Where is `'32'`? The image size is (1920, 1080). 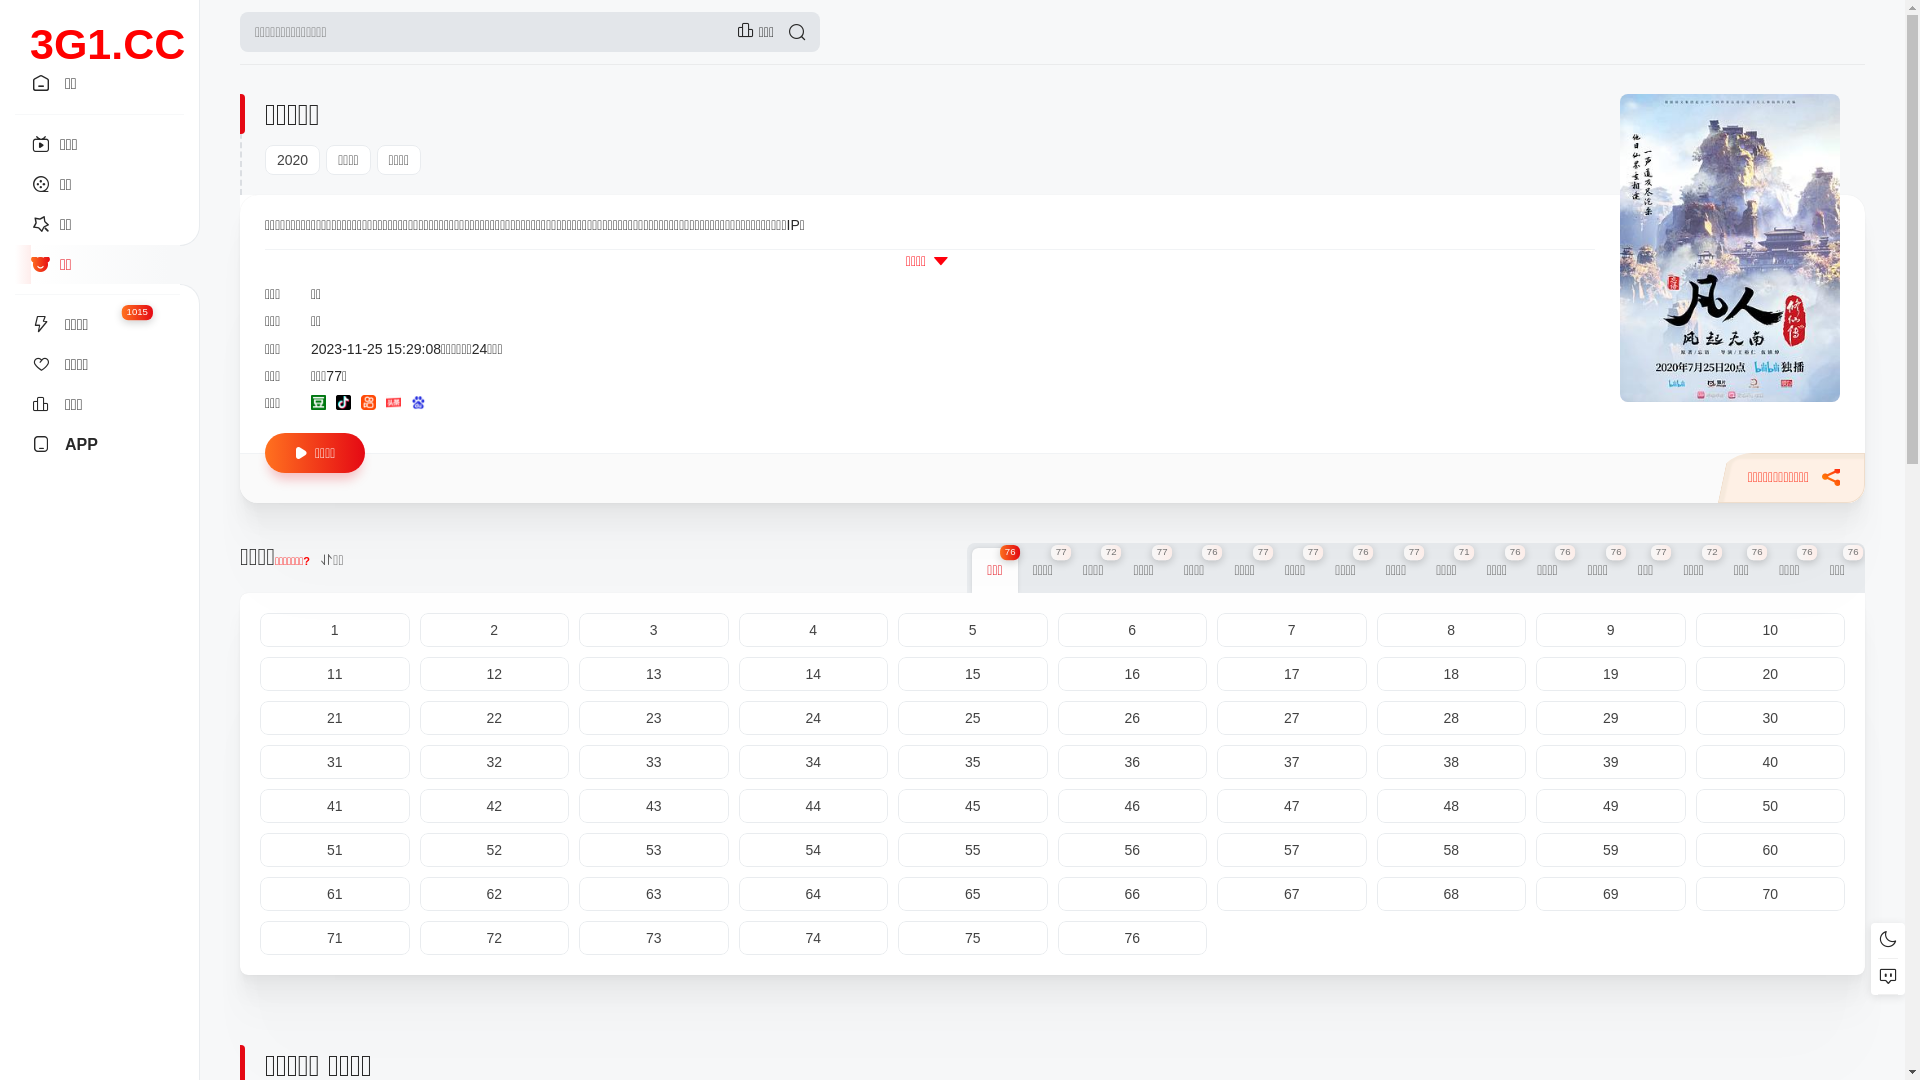
'32' is located at coordinates (494, 762).